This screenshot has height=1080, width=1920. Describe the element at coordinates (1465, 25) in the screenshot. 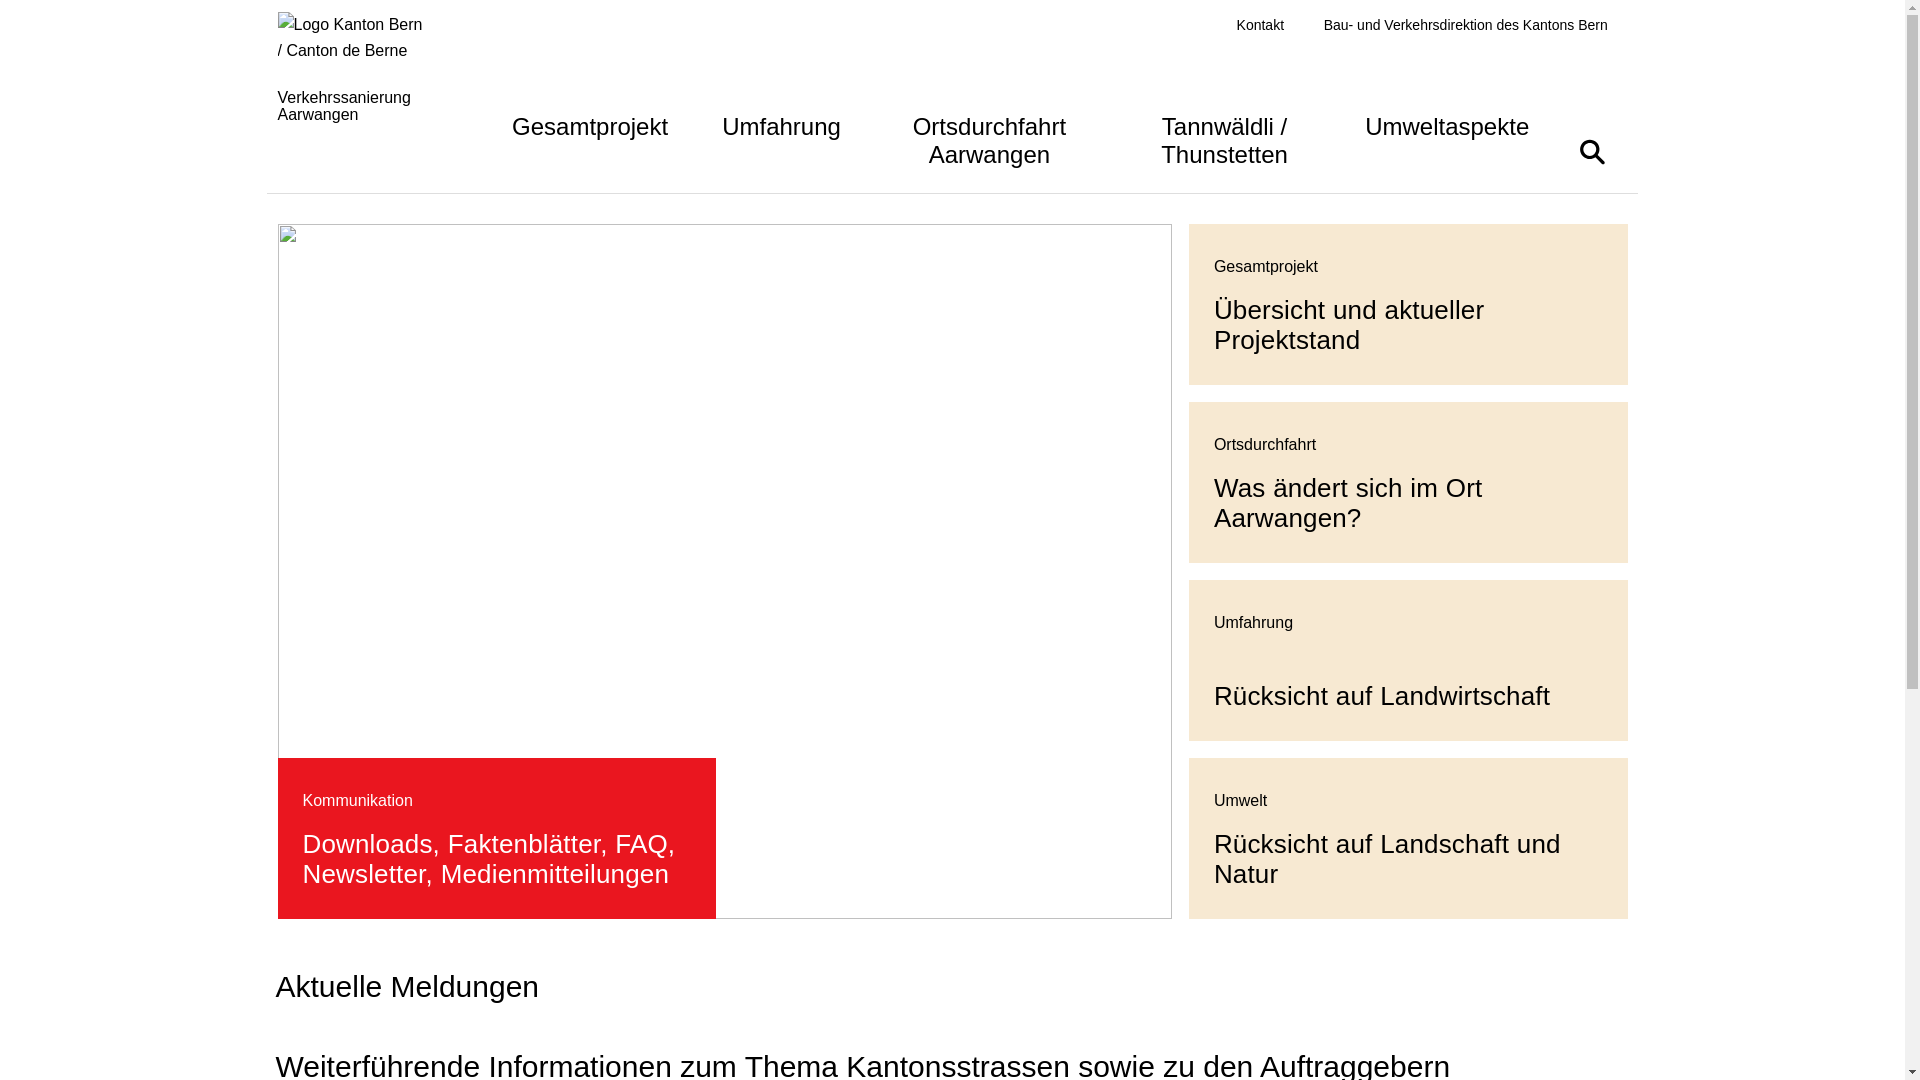

I see `'Bau- und Verkehrsdirektion des Kantons Bern'` at that location.